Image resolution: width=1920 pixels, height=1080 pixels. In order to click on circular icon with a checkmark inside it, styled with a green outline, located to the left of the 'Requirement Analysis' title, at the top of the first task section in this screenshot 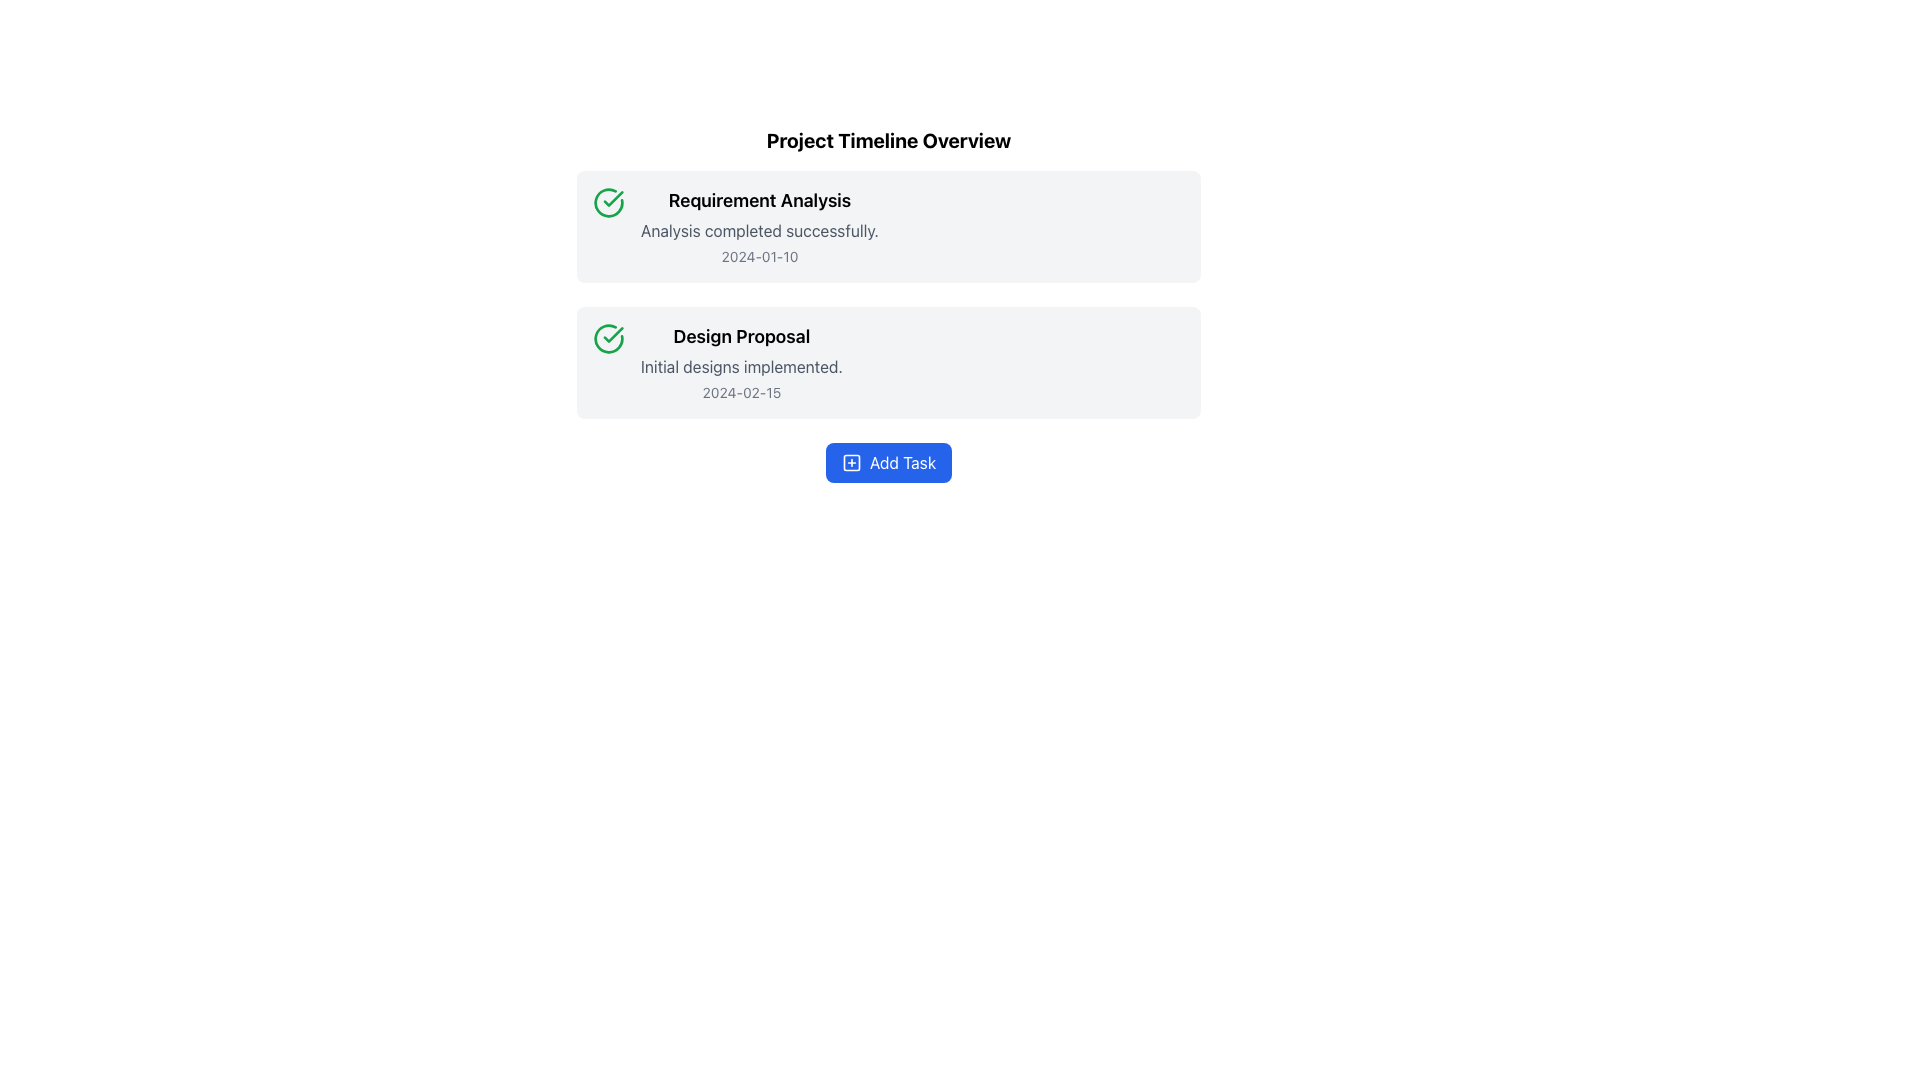, I will do `click(608, 203)`.